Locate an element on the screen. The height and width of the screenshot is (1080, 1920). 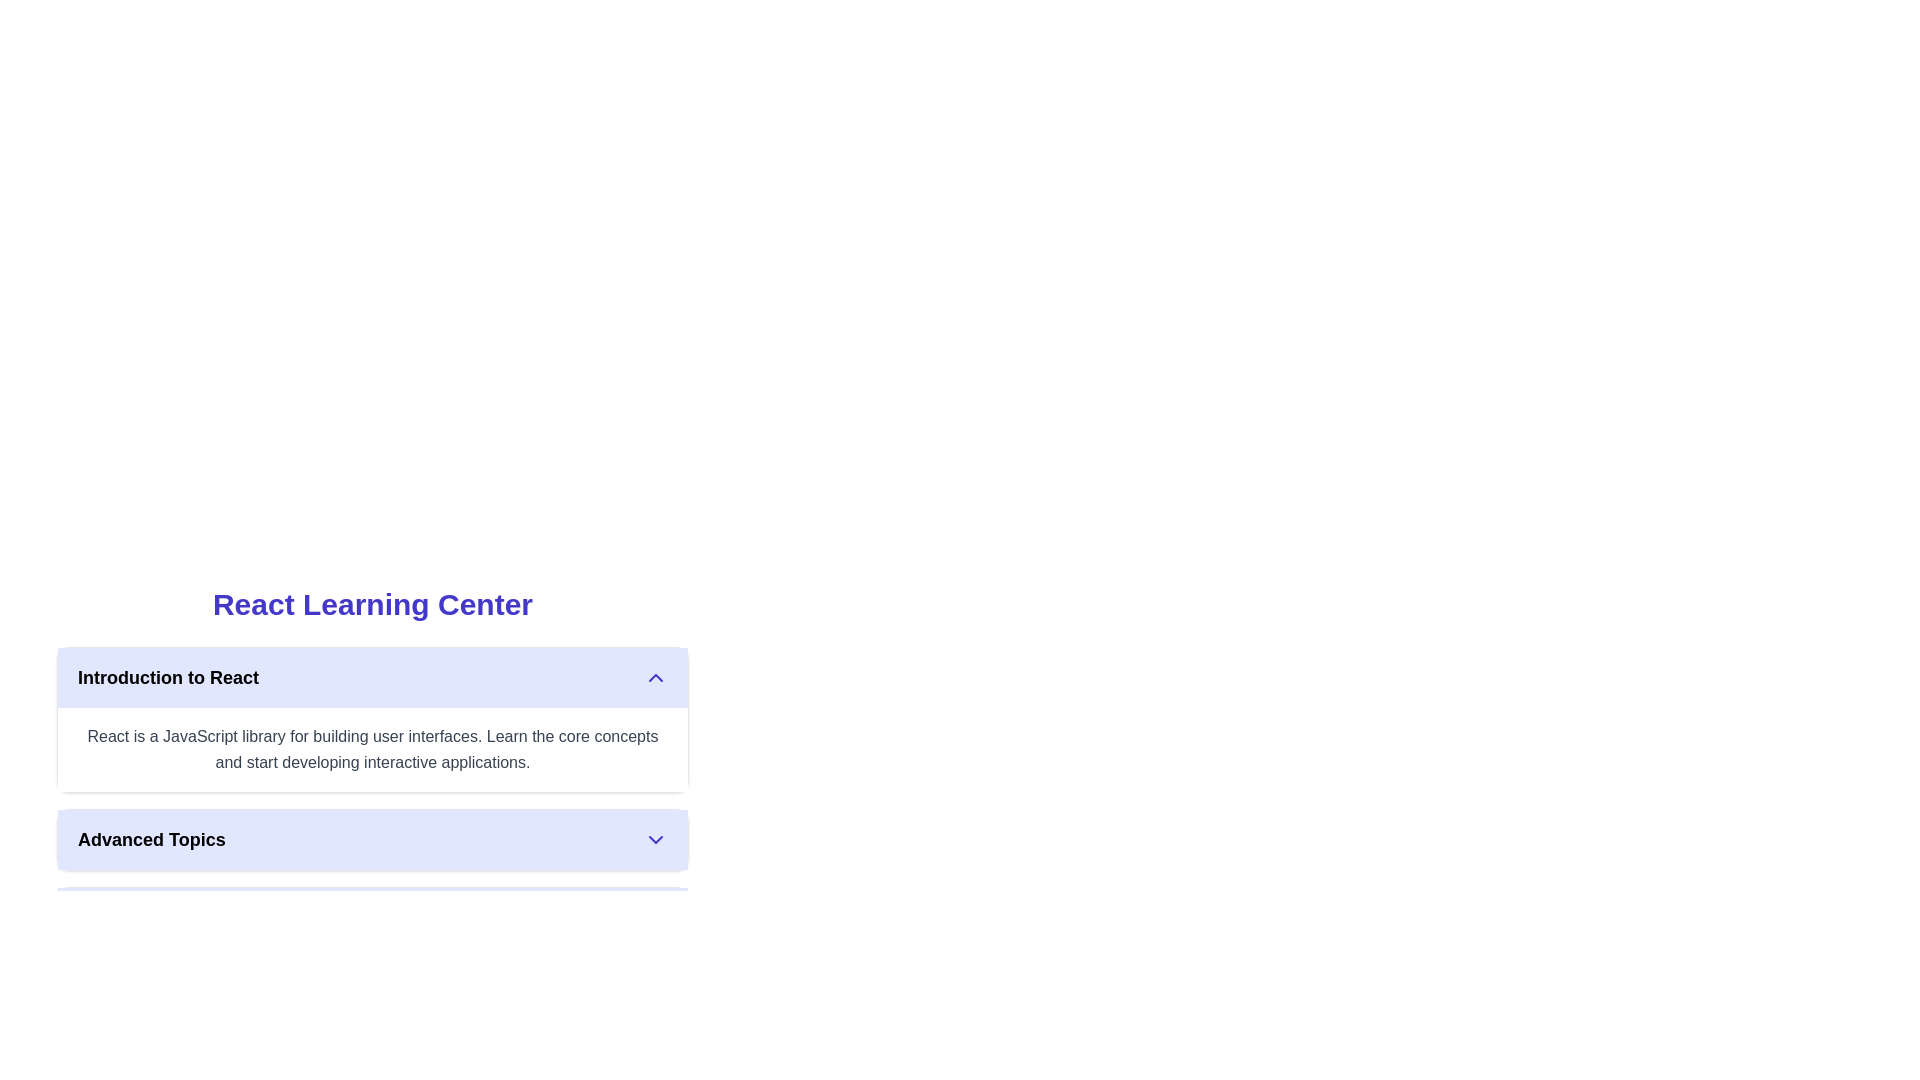
title text of the bold header that says 'React Learning Center', which is centered at the top of the content section is located at coordinates (373, 604).